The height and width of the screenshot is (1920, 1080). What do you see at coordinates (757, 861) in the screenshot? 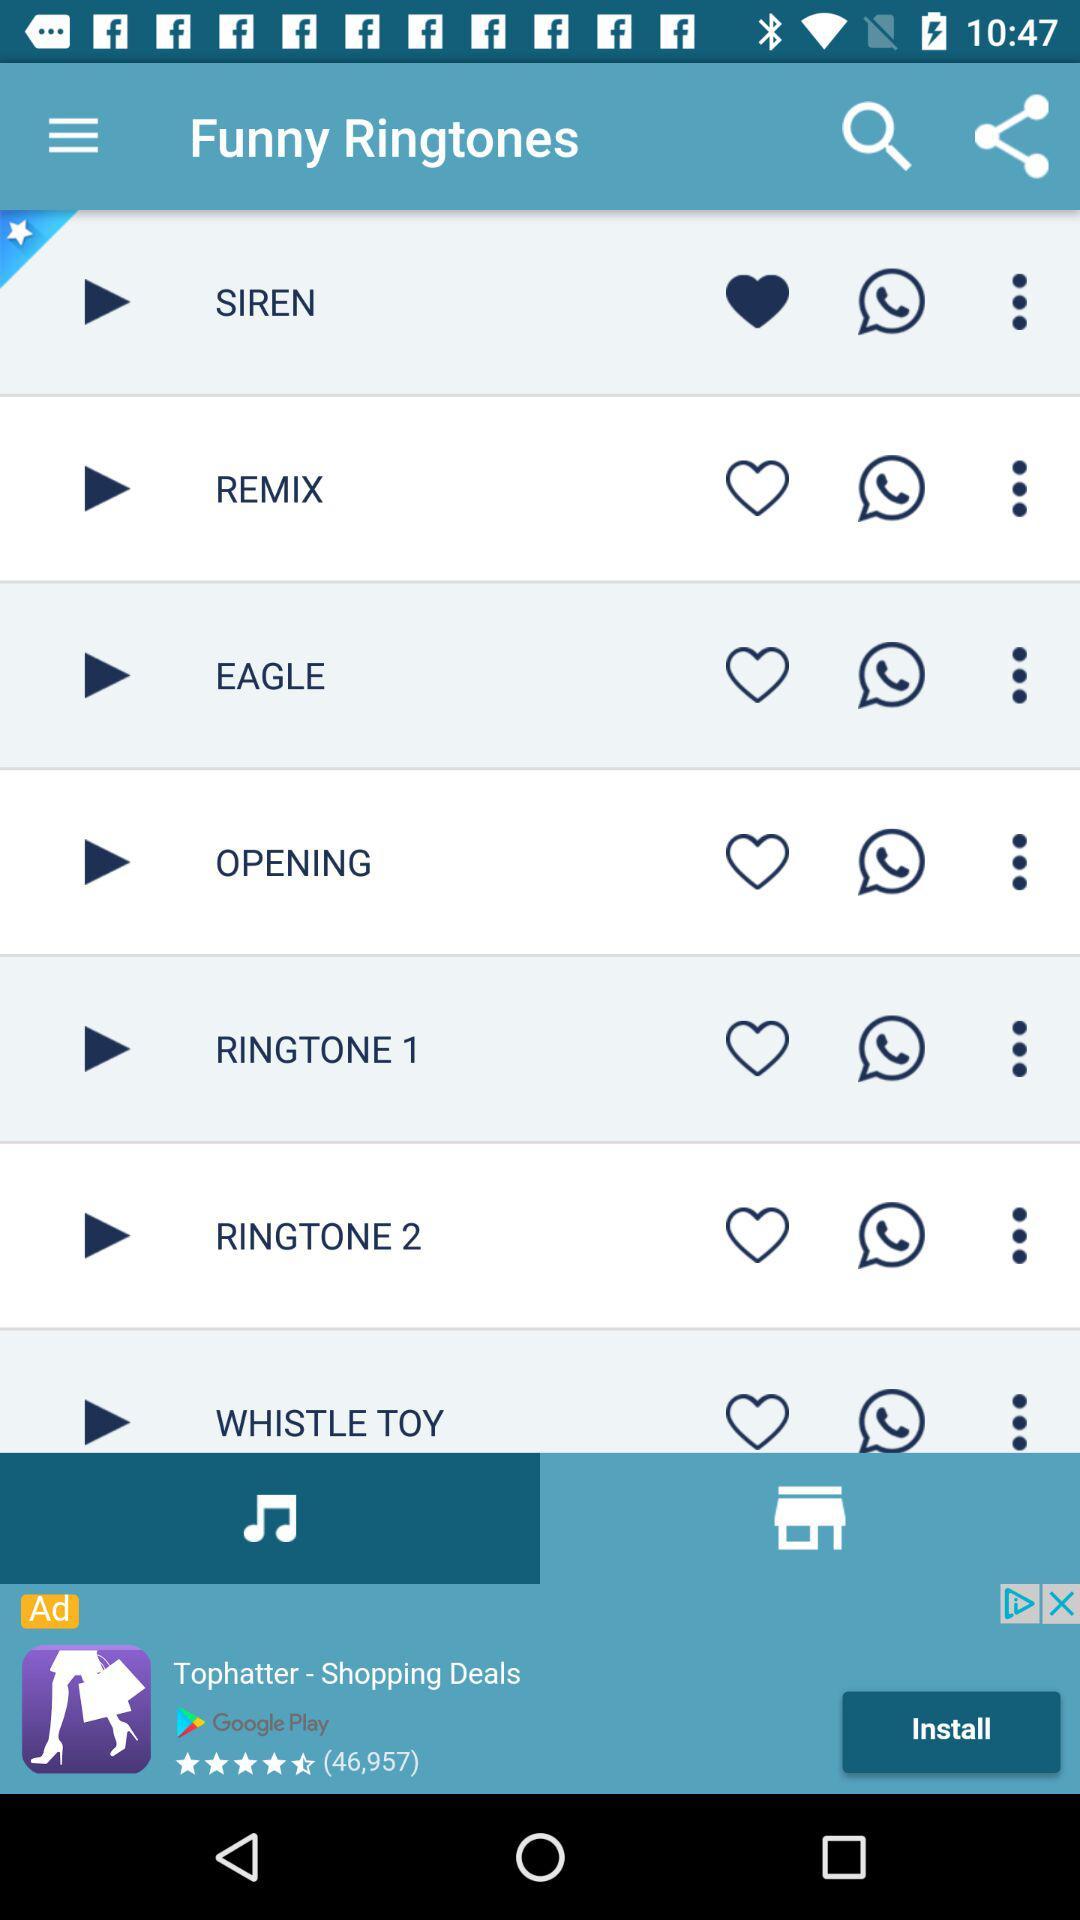
I see `heart icon` at bounding box center [757, 861].